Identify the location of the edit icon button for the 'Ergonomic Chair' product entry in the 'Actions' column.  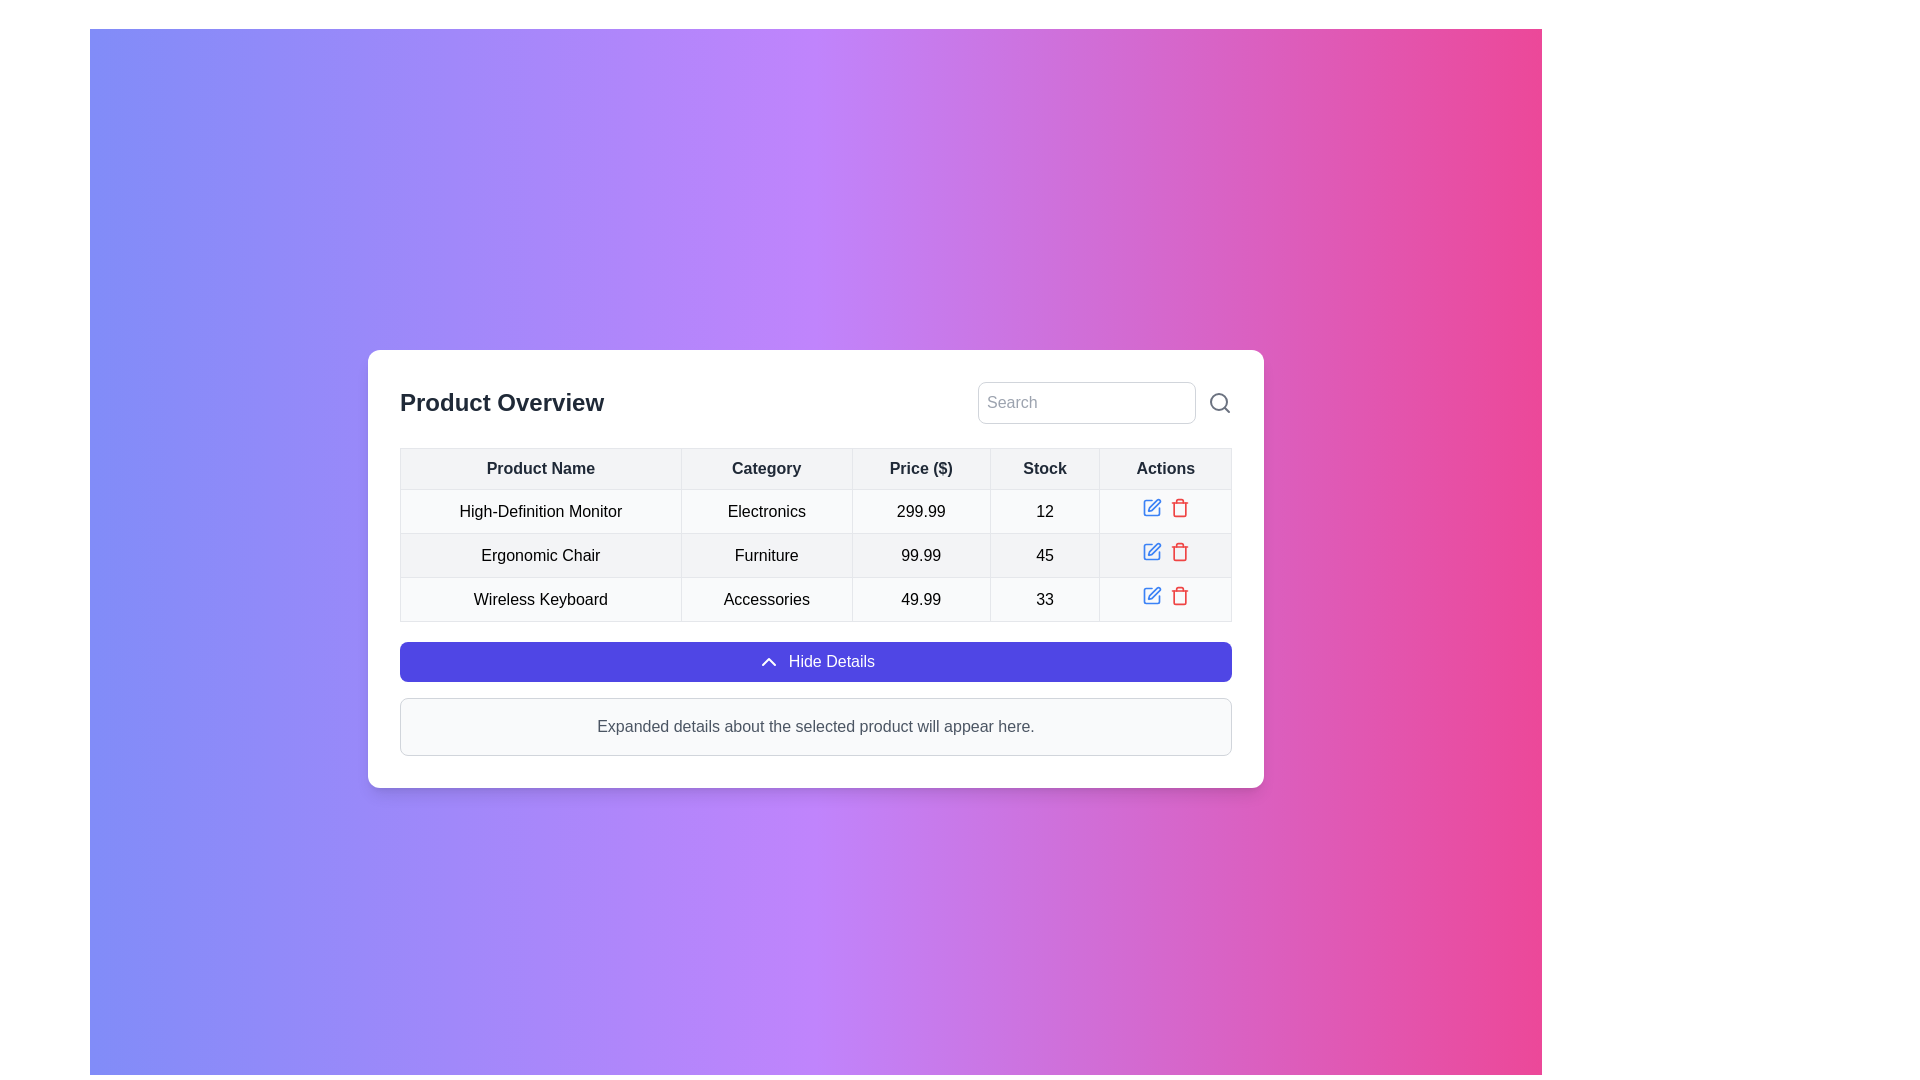
(1151, 507).